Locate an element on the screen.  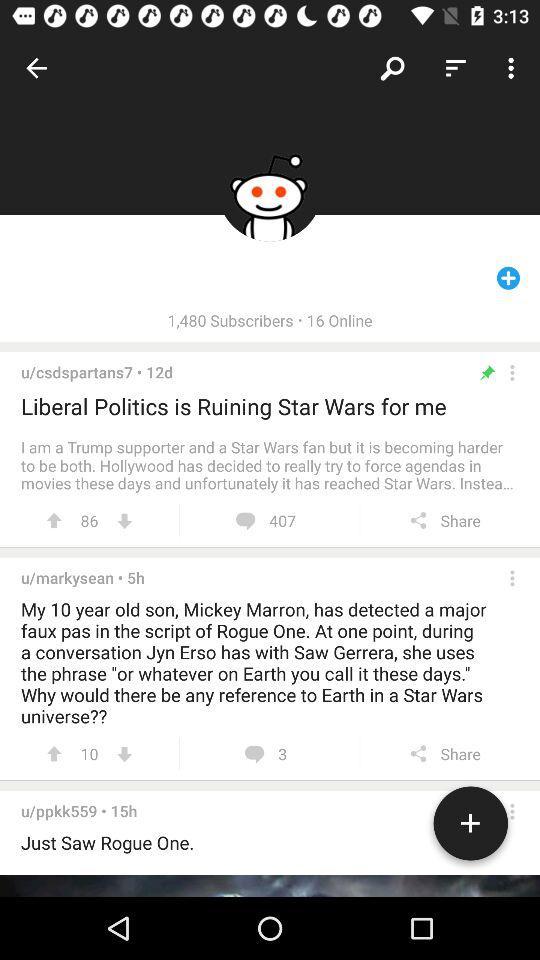
number of views is located at coordinates (124, 753).